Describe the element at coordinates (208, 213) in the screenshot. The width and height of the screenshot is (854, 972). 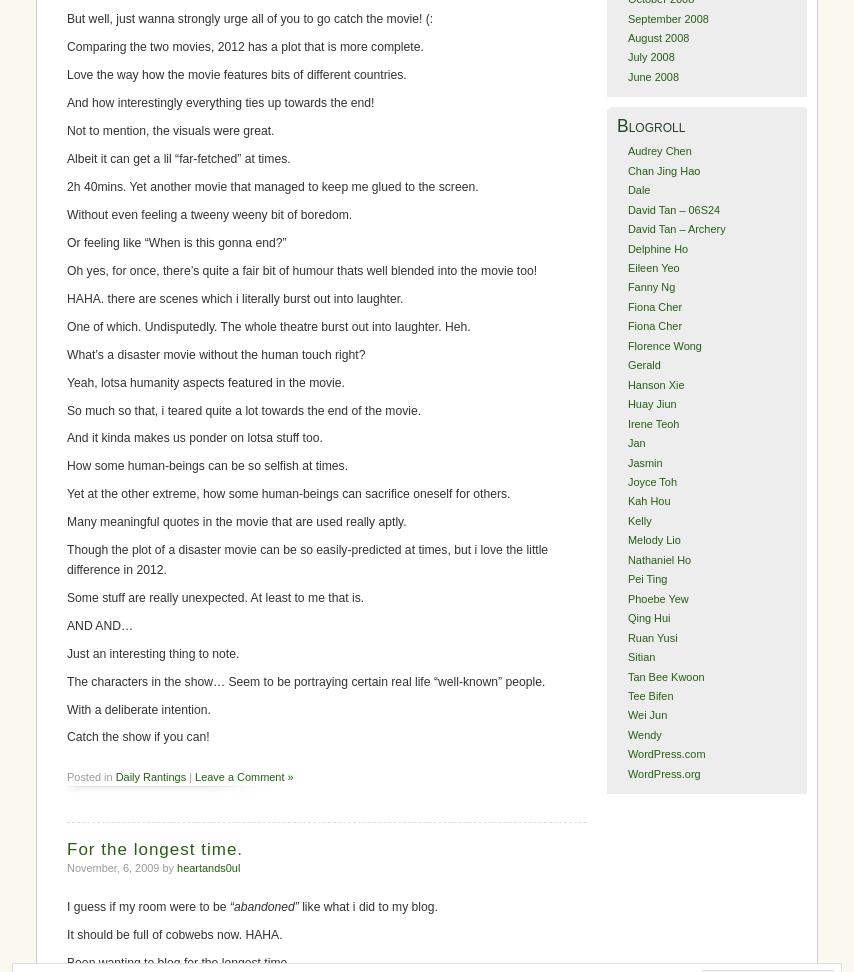
I see `'Without even feeling a tweeny weeny bit of boredom.'` at that location.